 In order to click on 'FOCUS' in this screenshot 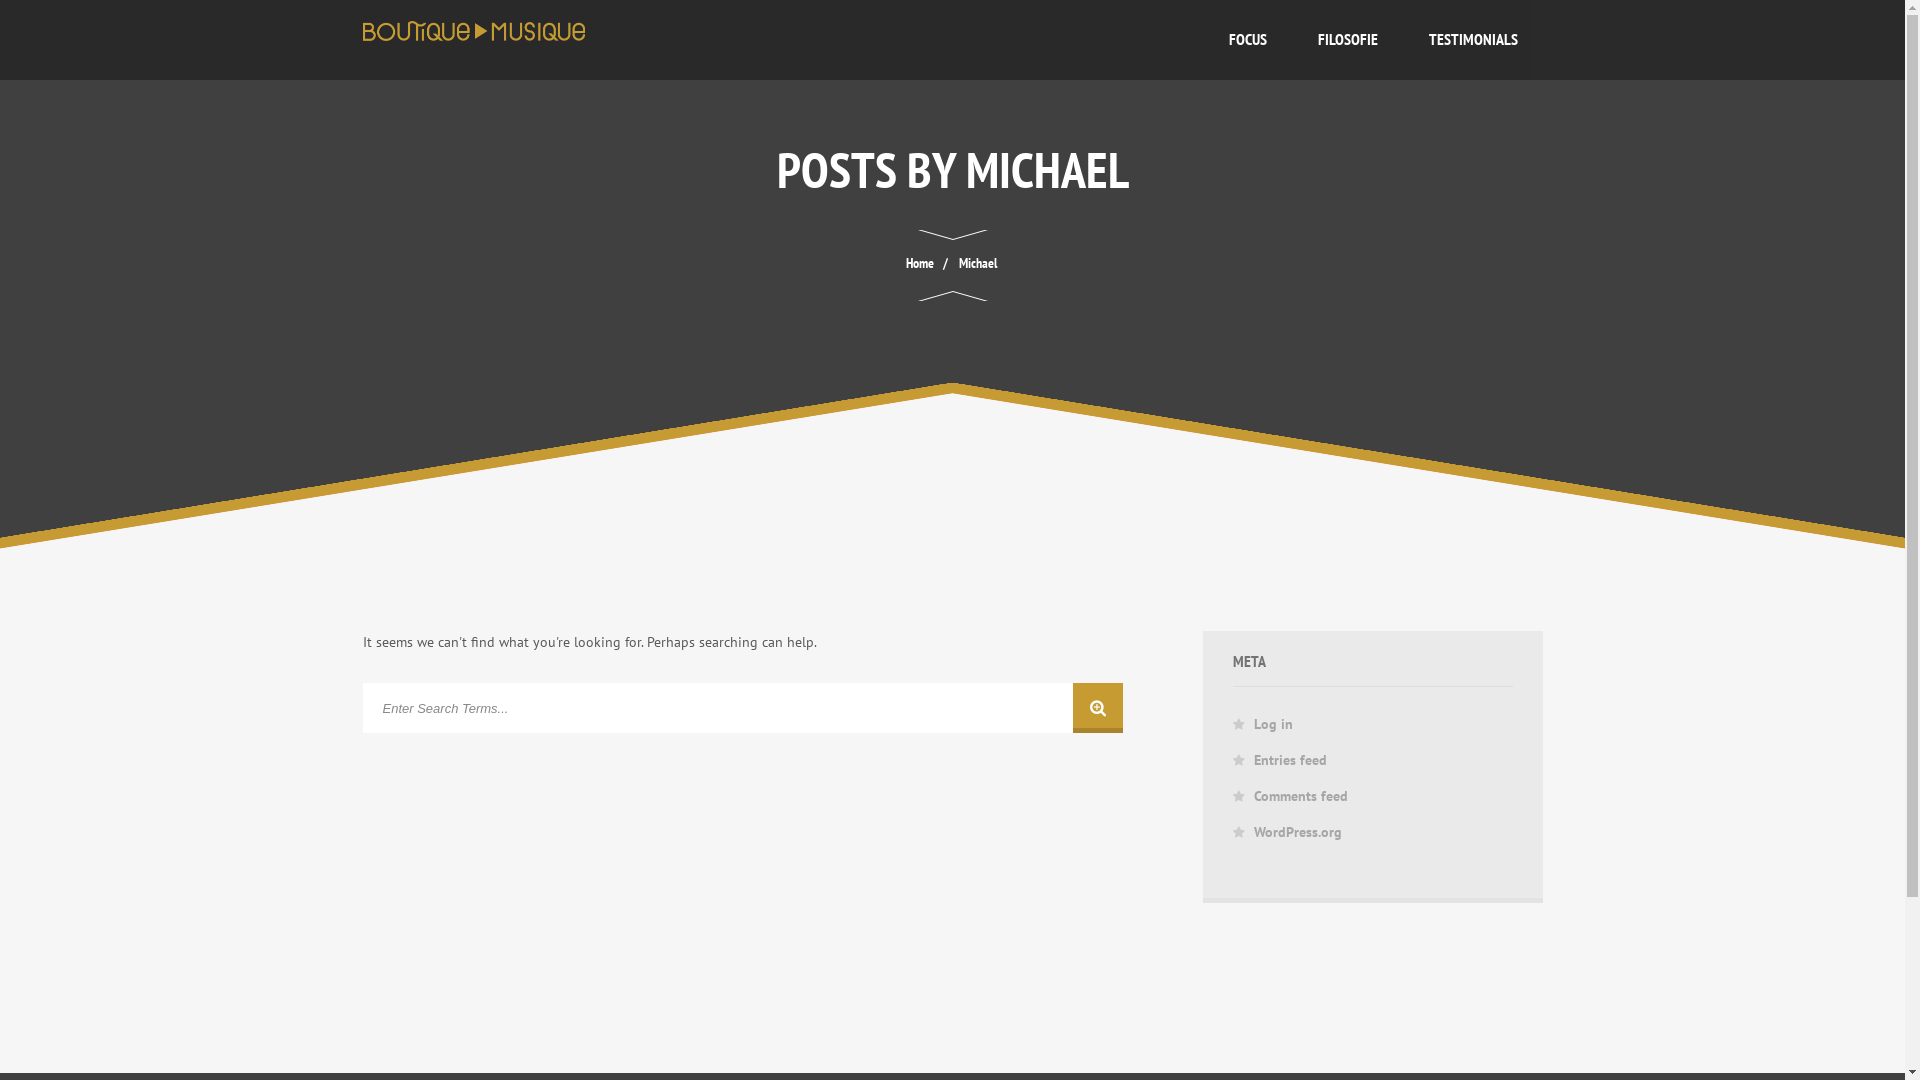, I will do `click(1247, 39)`.